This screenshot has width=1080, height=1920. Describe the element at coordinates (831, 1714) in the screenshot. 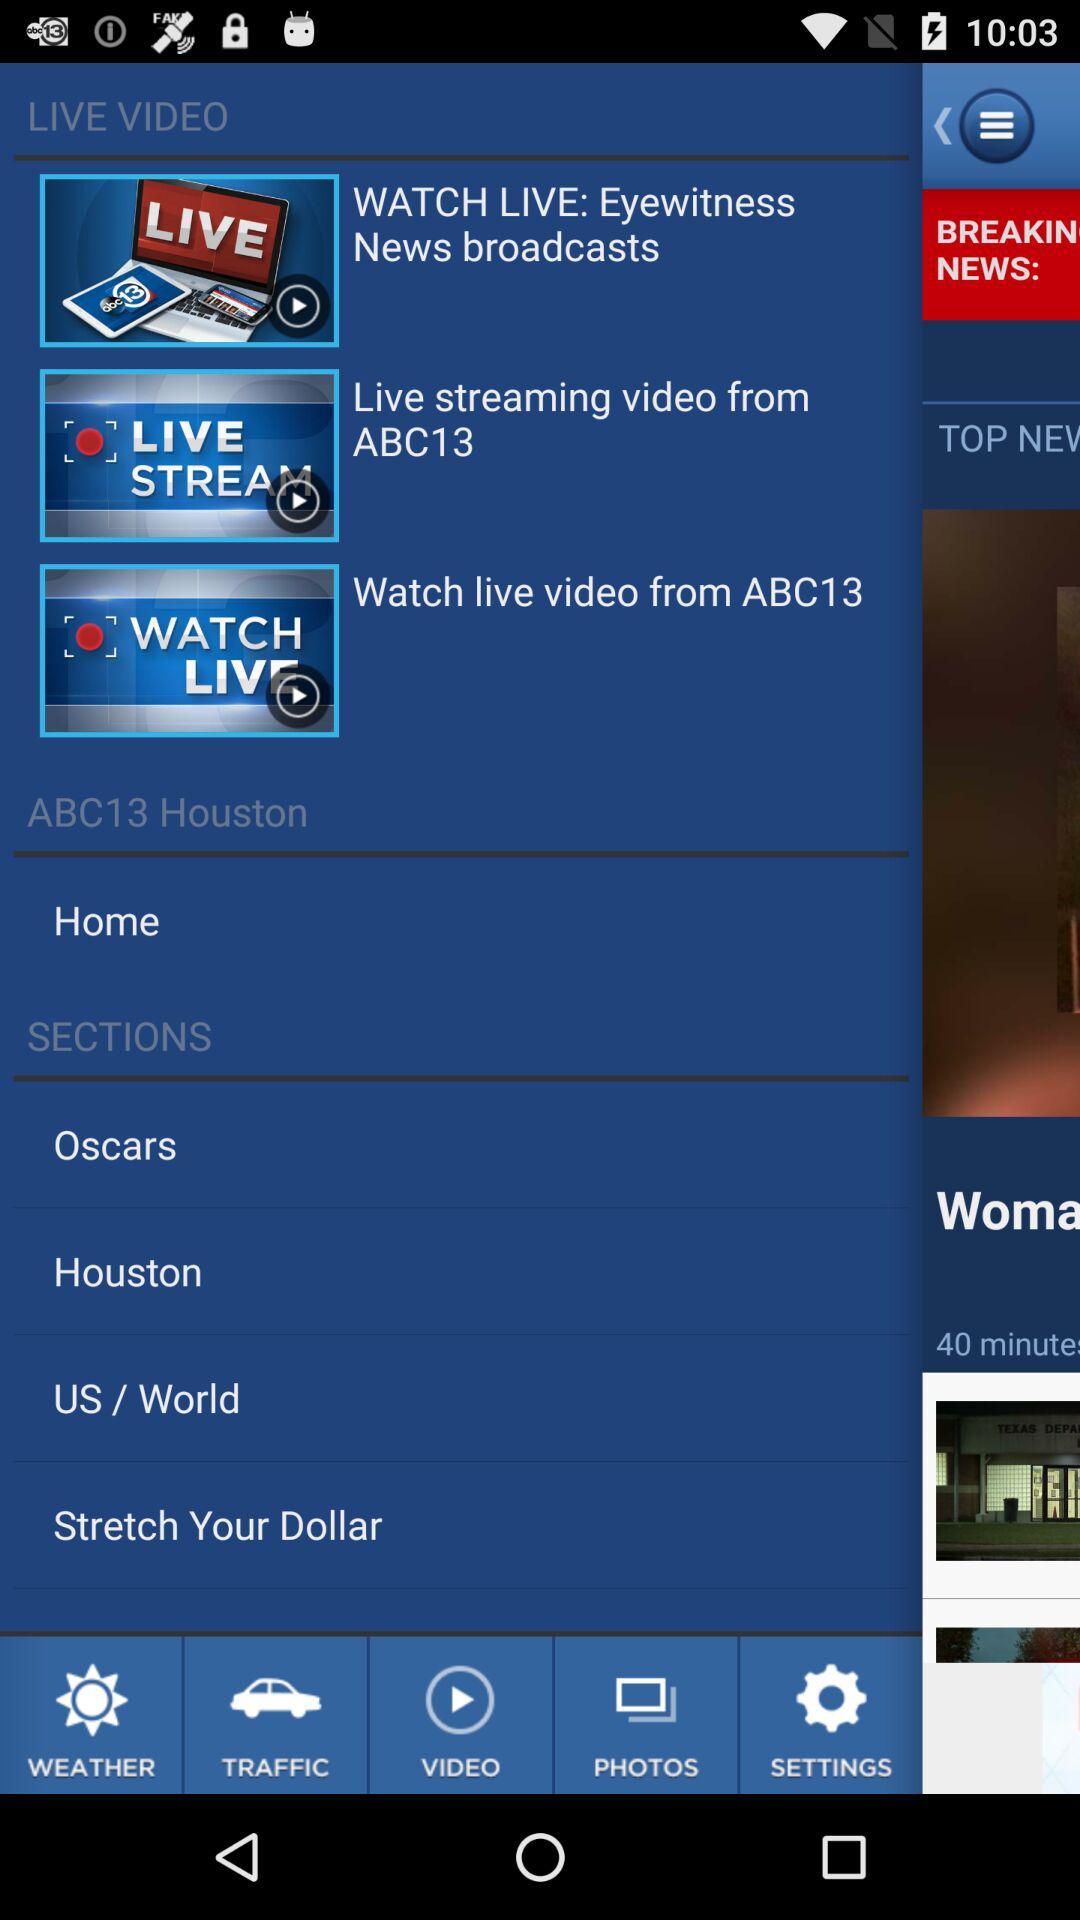

I see `open settings tab` at that location.